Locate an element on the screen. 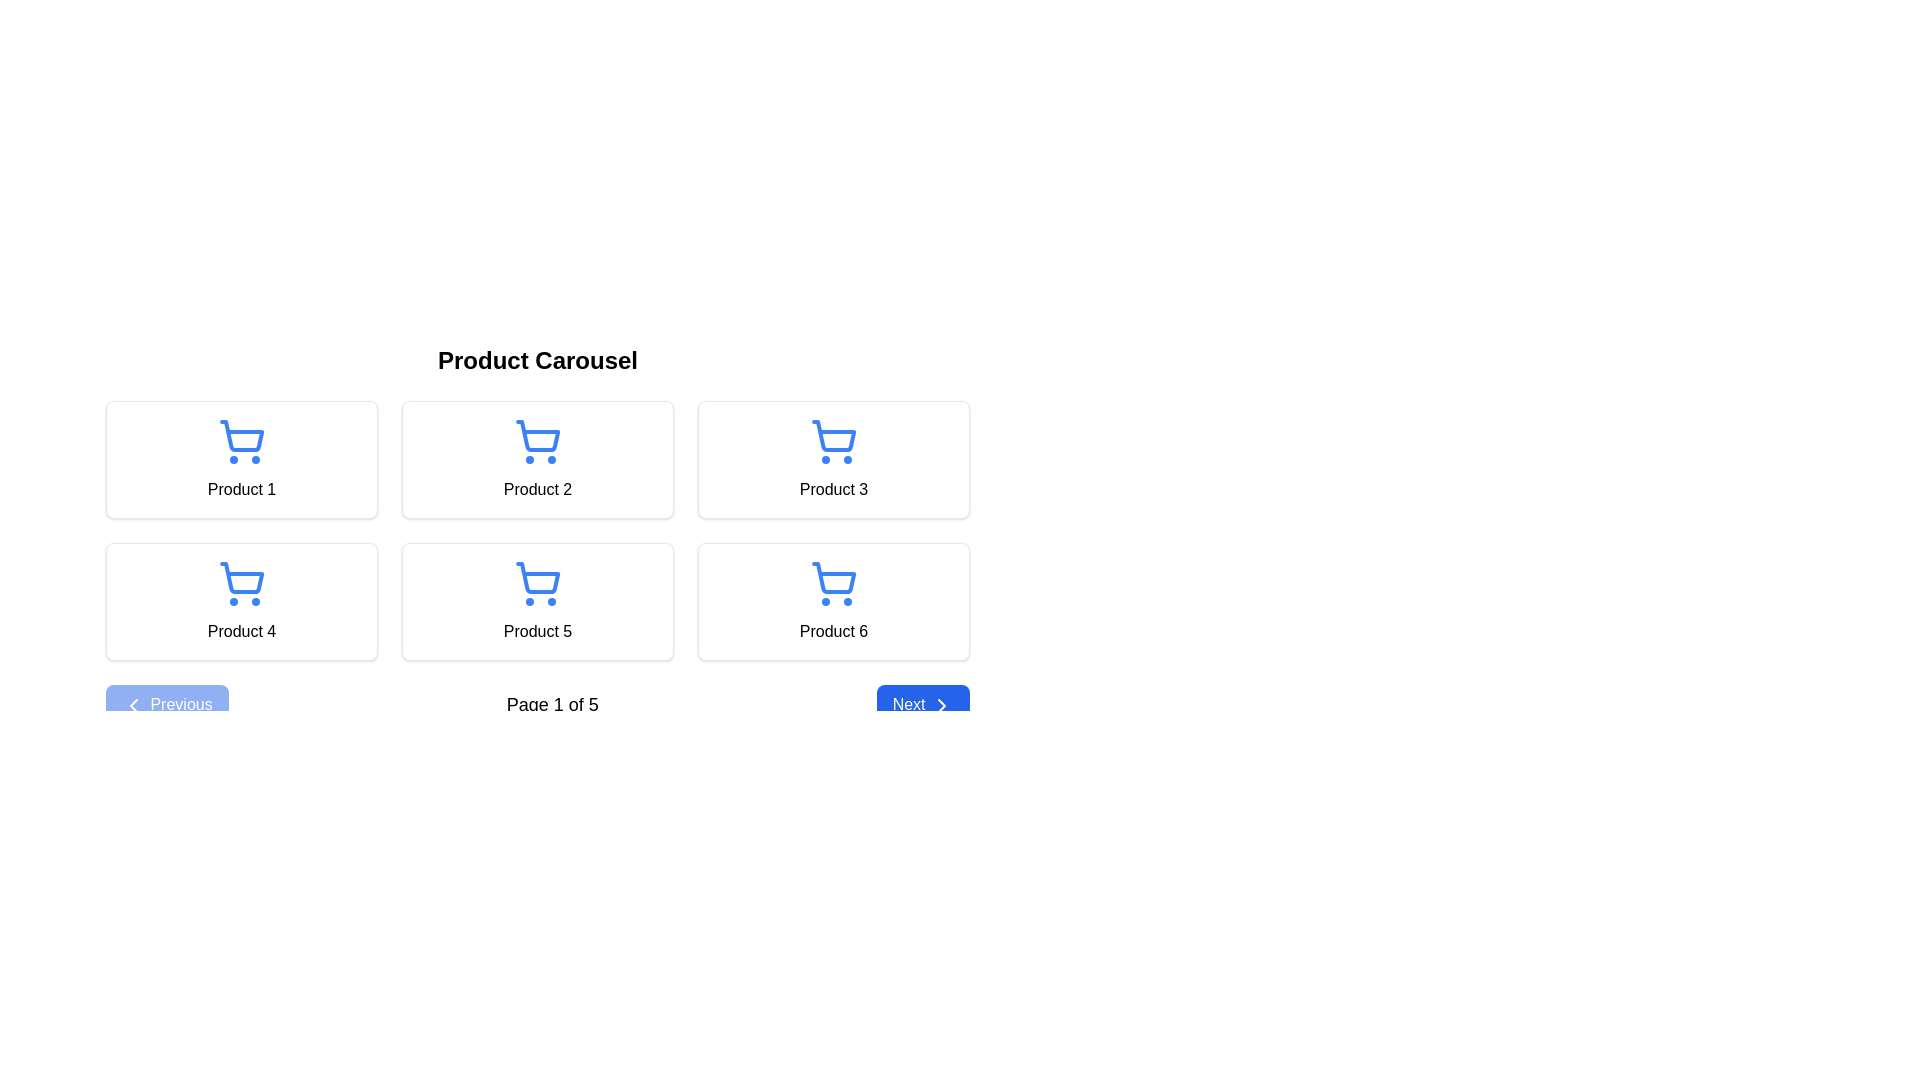 This screenshot has height=1080, width=1920. the center-aligned header labeled 'Product Carousel' which is bold and large in black font, positioned above the product grid and pagination controls is located at coordinates (537, 361).